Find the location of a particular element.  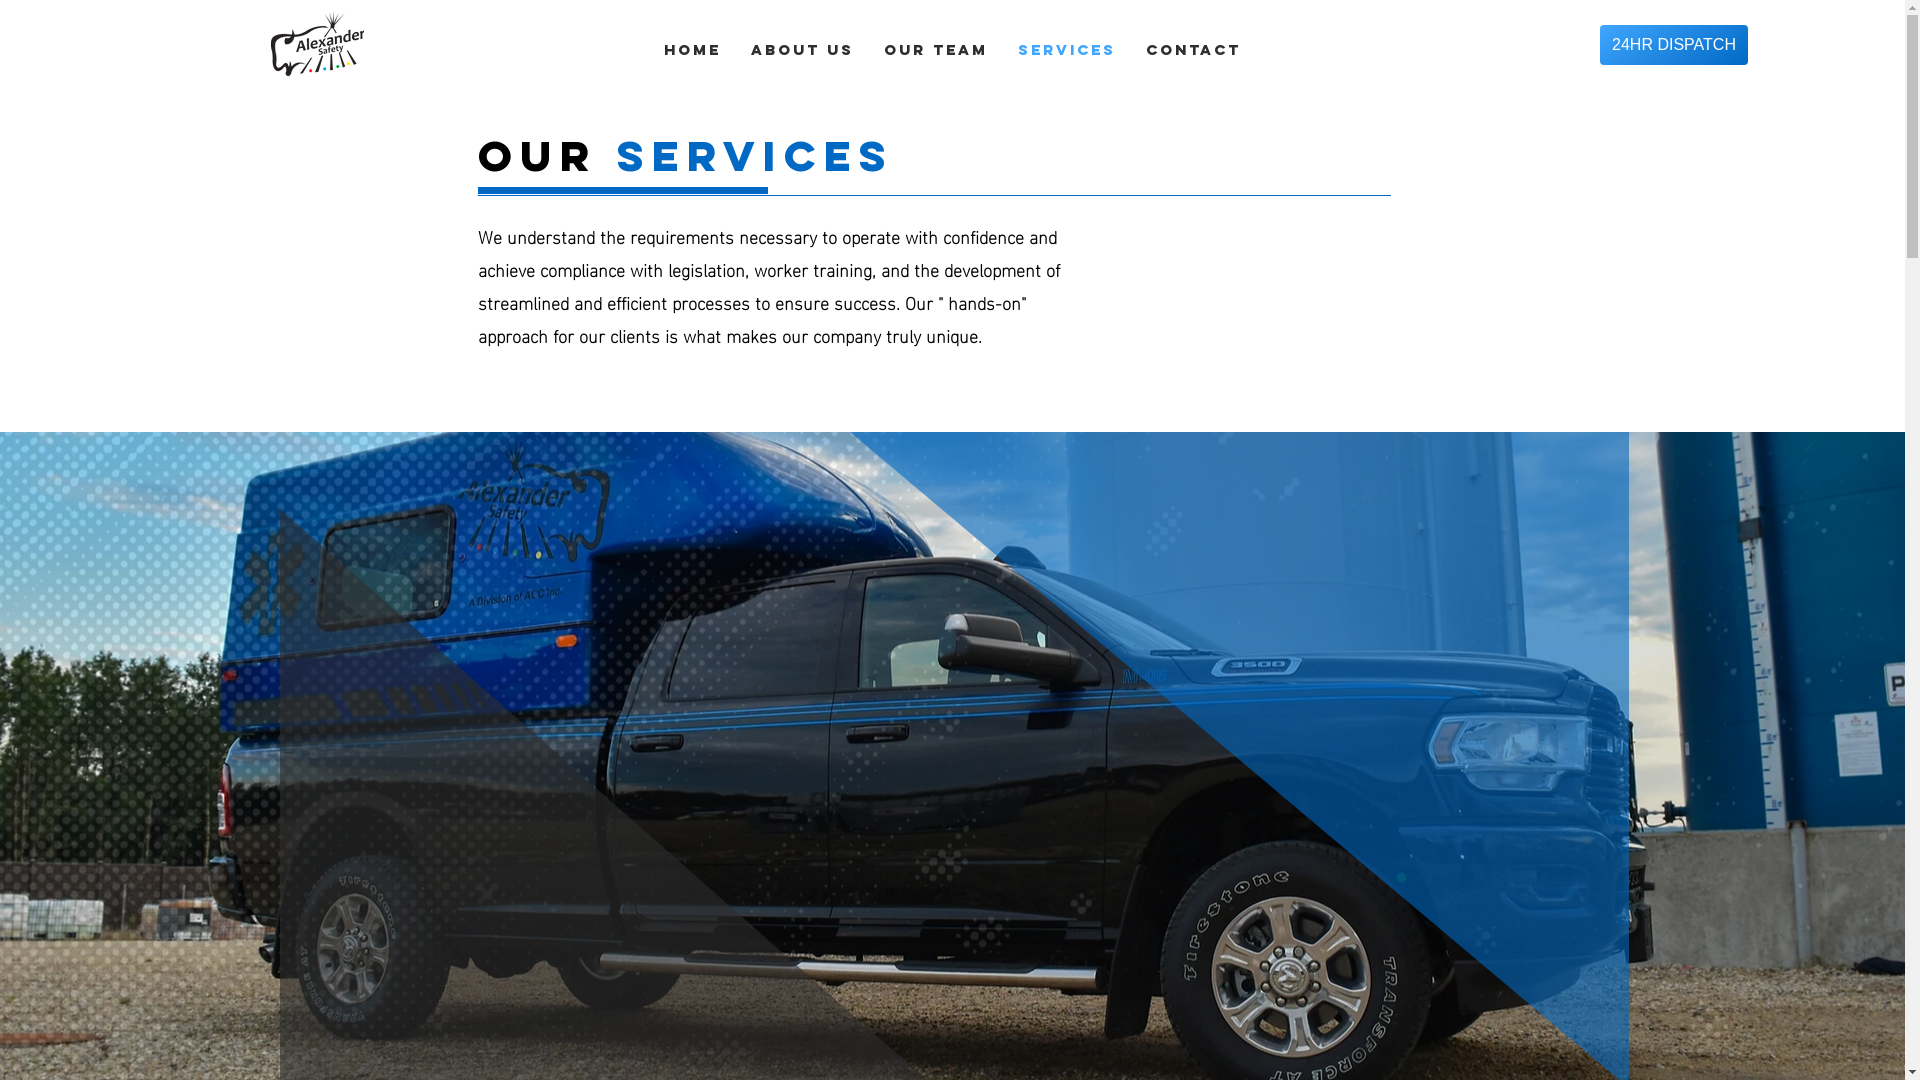

'ABOUT US' is located at coordinates (802, 49).